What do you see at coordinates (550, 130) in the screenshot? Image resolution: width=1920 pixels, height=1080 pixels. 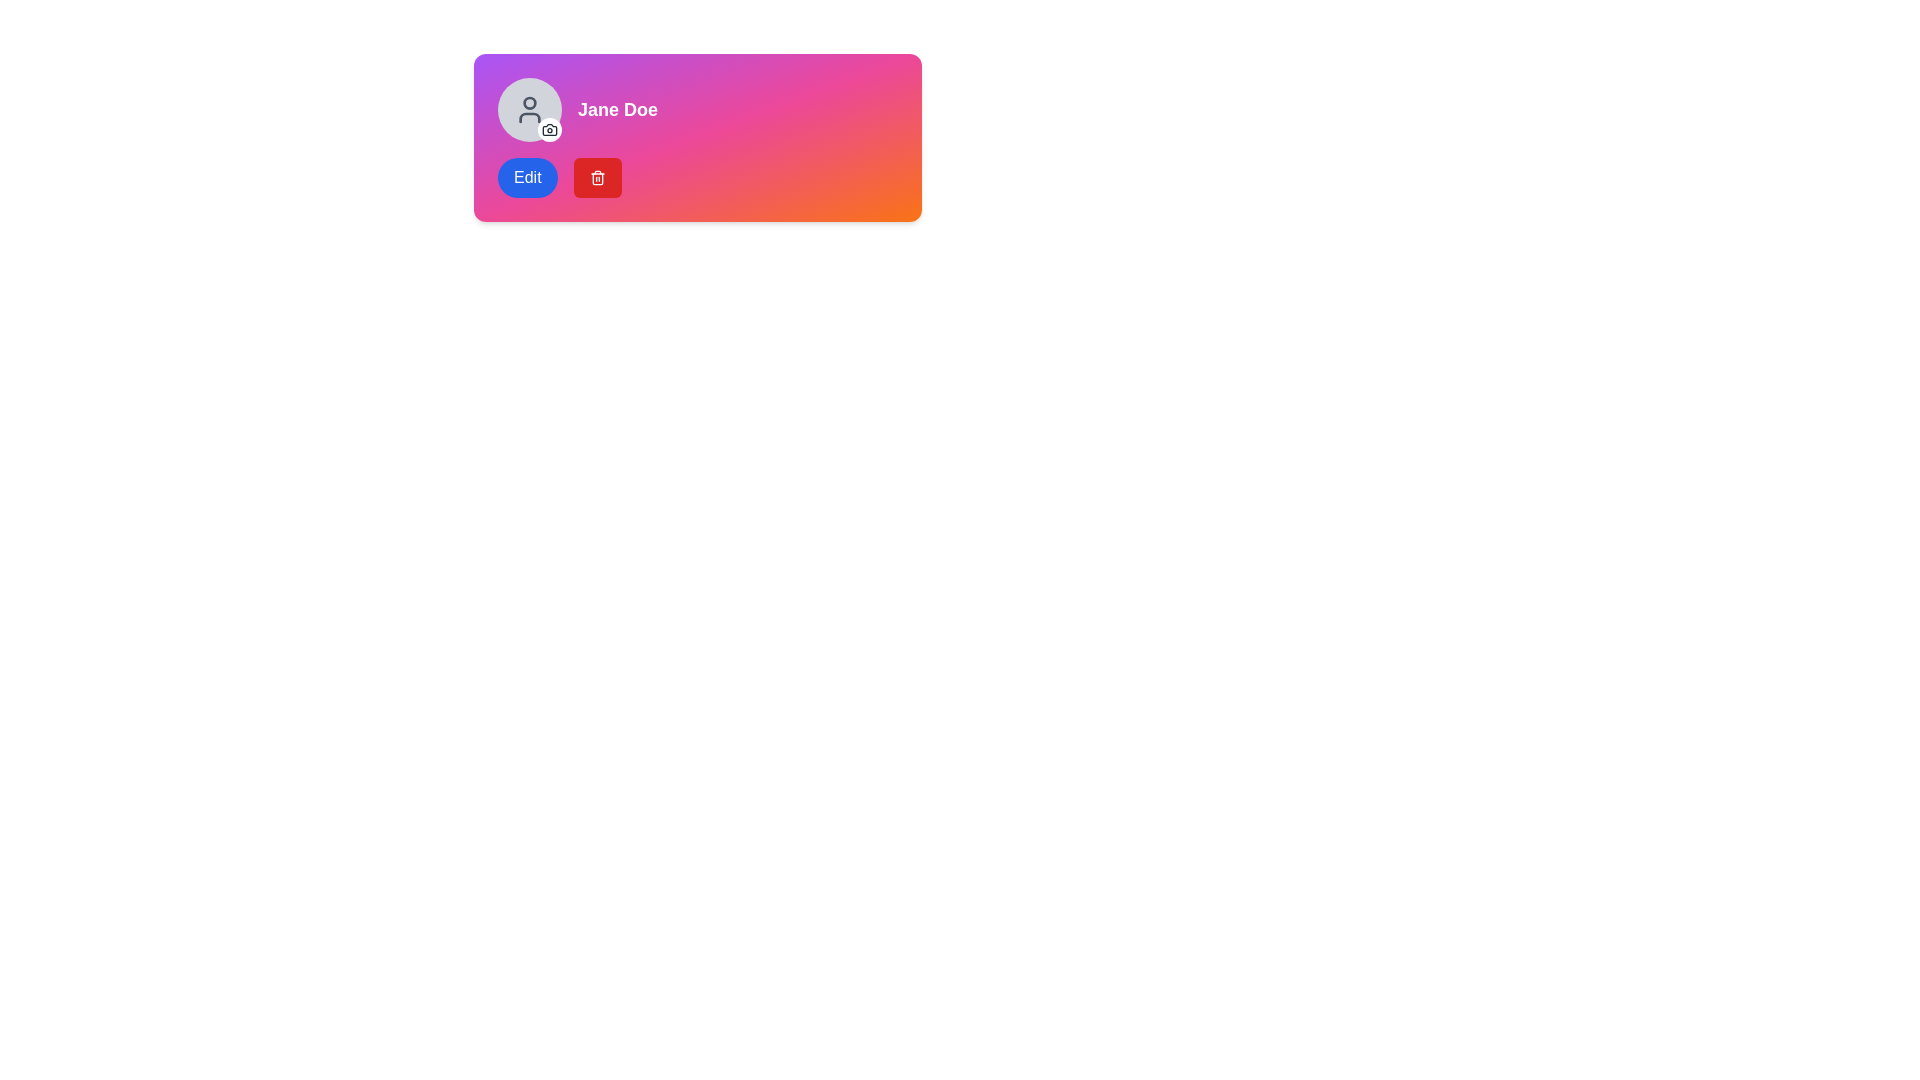 I see `the small circular button with a camera icon located at the bottom-right corner of the user avatar` at bounding box center [550, 130].